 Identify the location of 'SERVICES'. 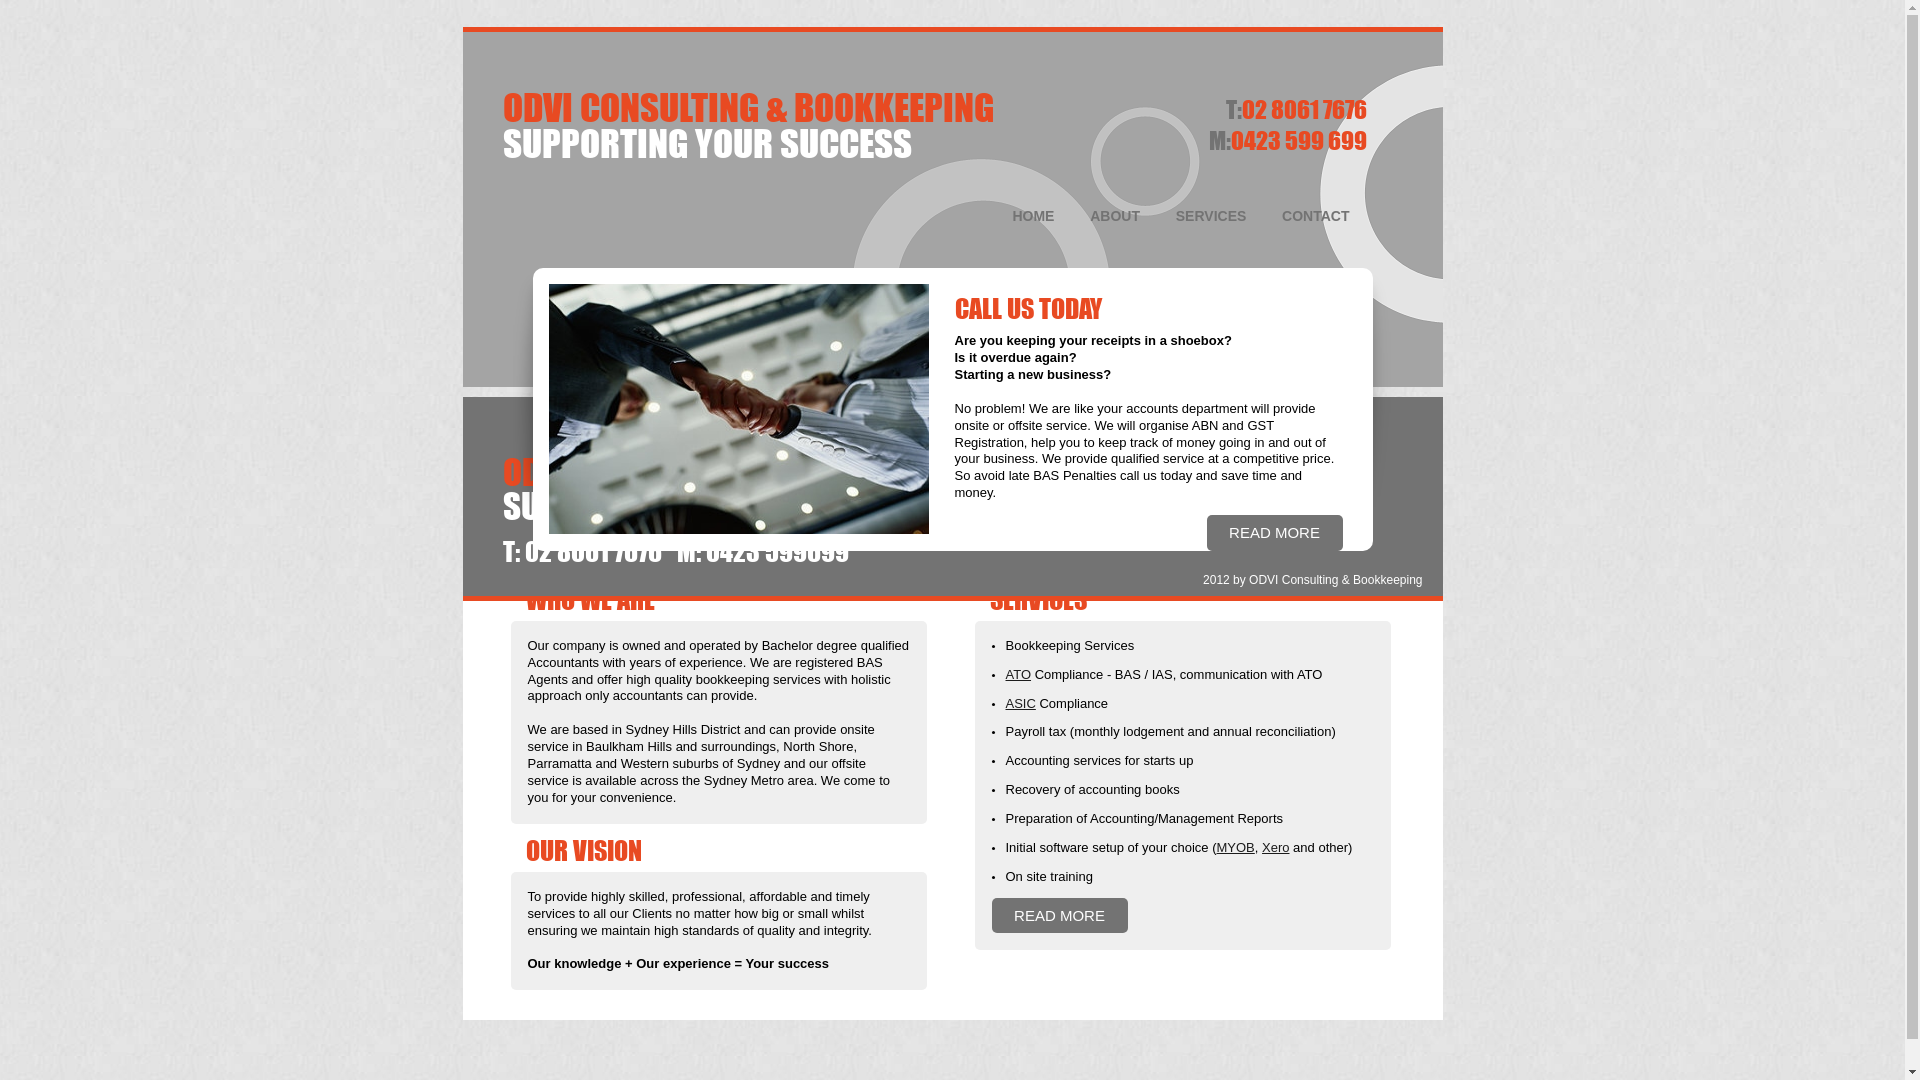
(1160, 216).